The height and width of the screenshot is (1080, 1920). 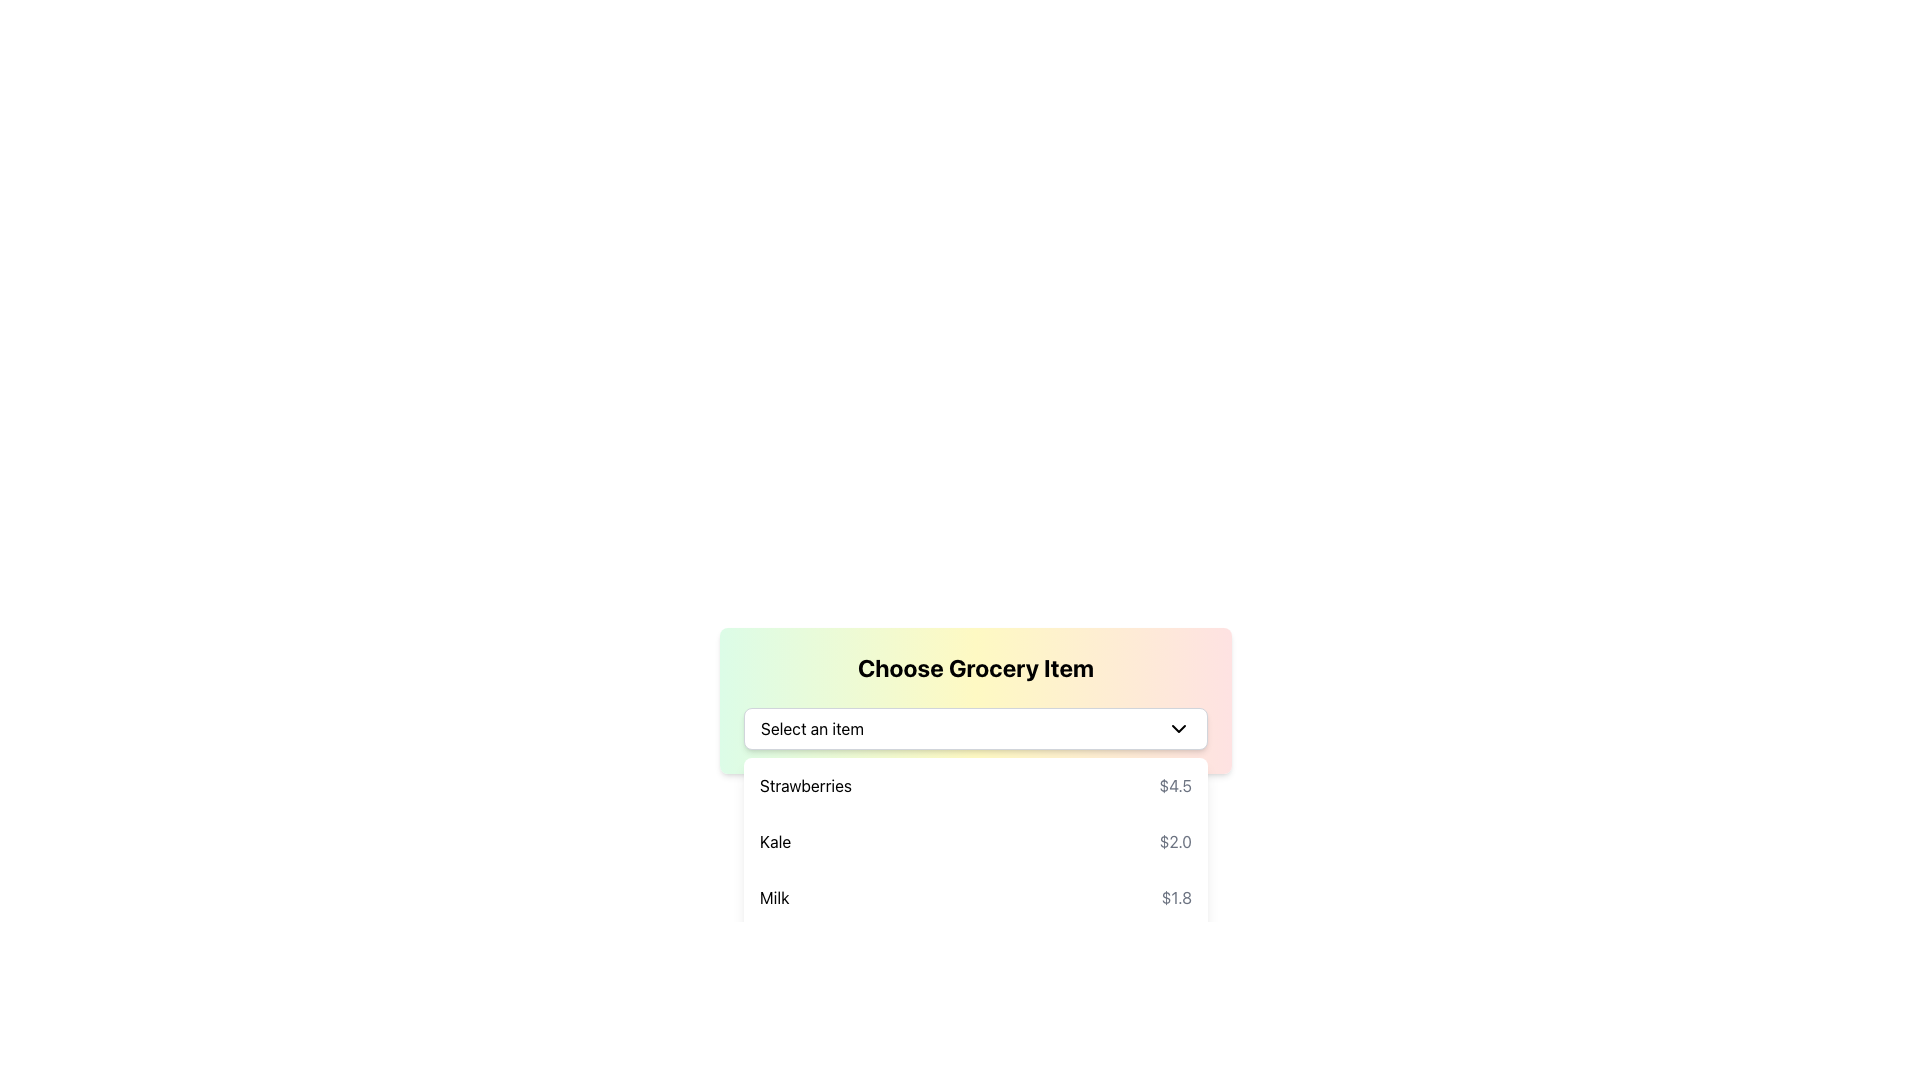 I want to click on the first grocery item in the list labeled 'Strawberries', so click(x=975, y=785).